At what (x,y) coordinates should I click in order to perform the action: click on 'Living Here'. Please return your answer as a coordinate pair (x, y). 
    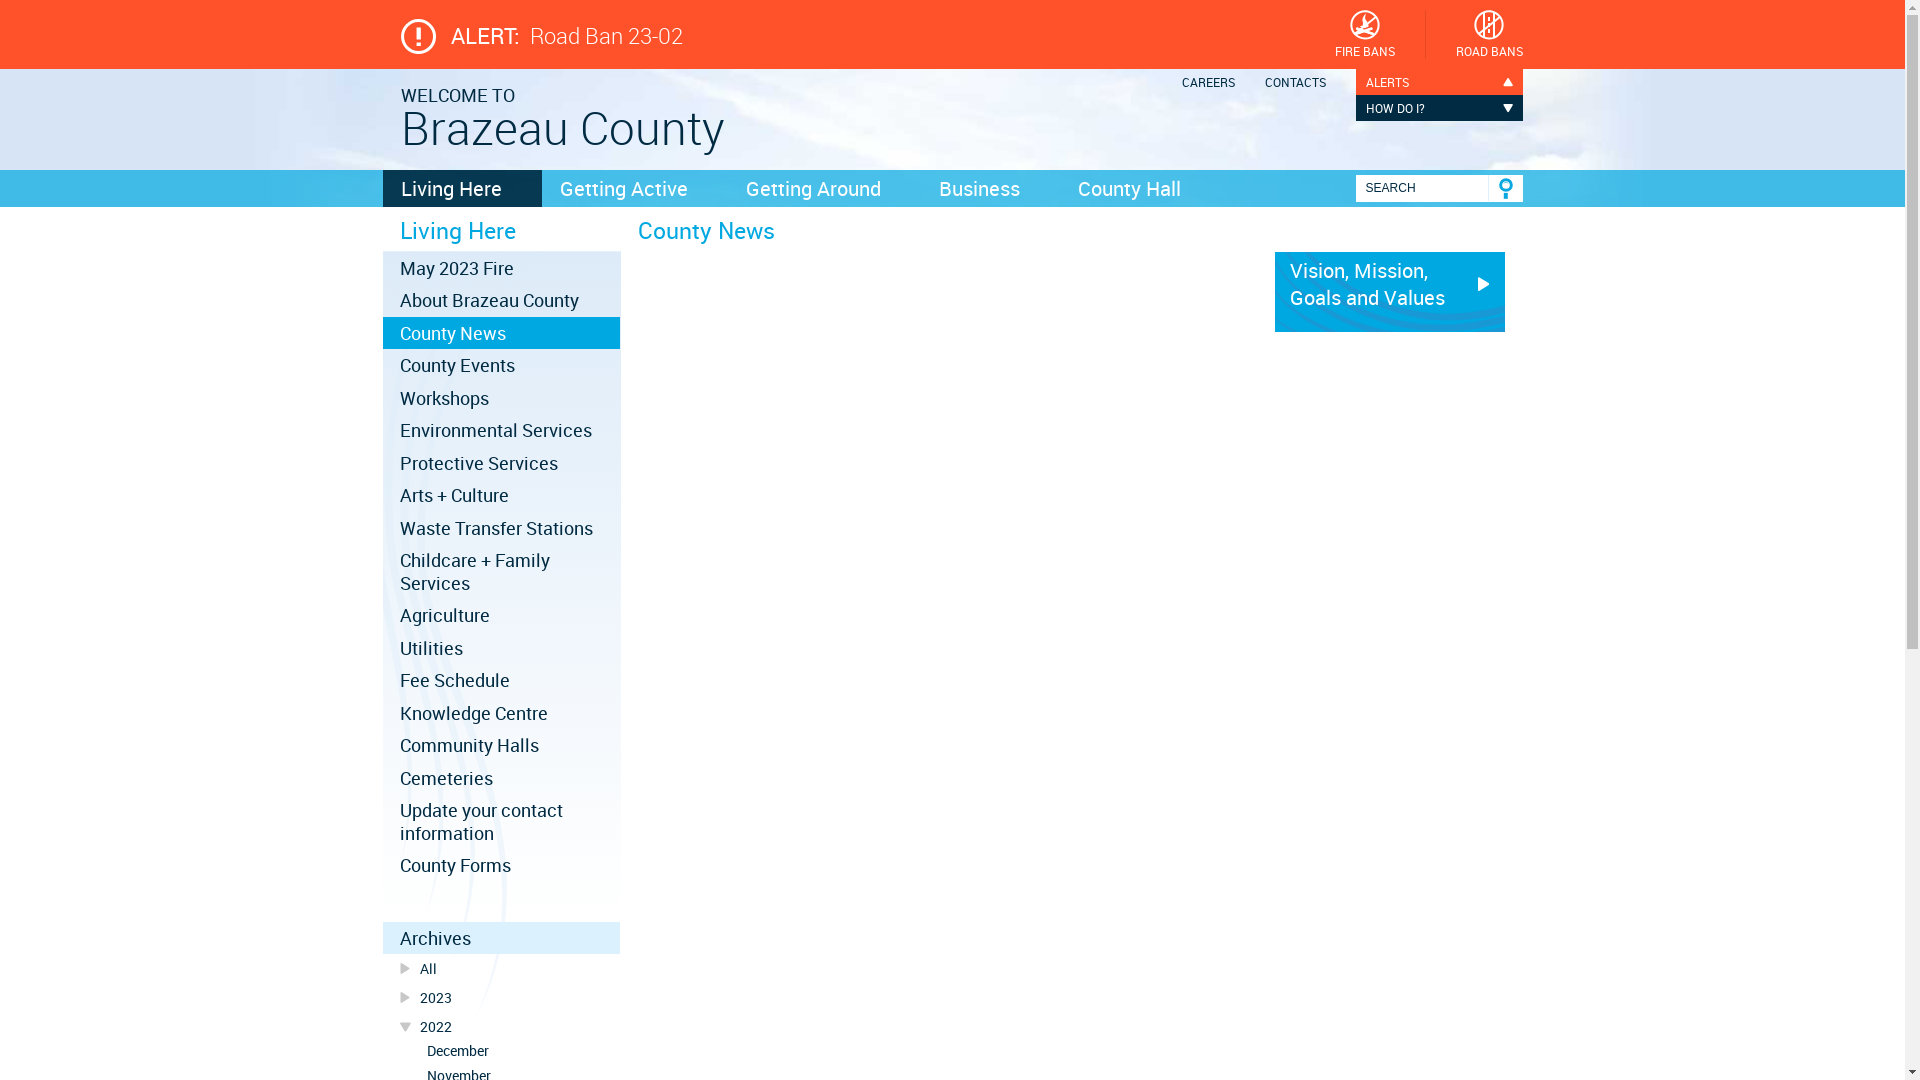
    Looking at the image, I should click on (460, 188).